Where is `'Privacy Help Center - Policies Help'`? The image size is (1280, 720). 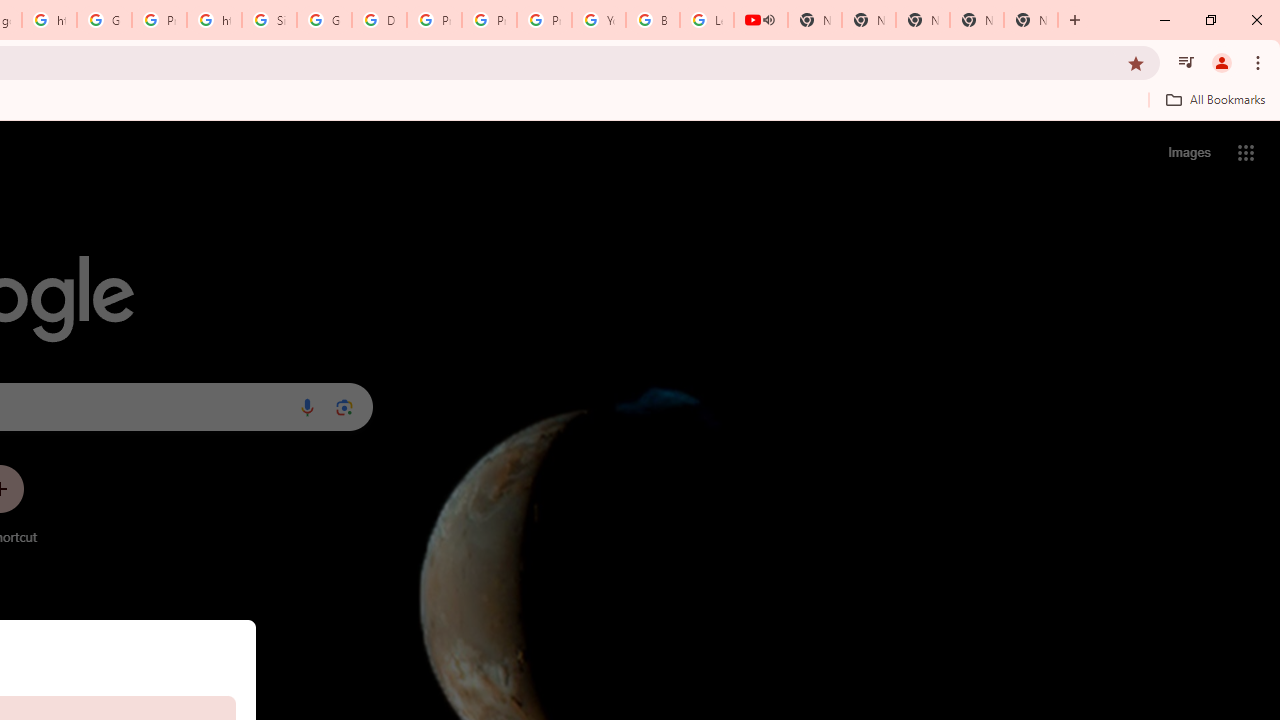
'Privacy Help Center - Policies Help' is located at coordinates (489, 20).